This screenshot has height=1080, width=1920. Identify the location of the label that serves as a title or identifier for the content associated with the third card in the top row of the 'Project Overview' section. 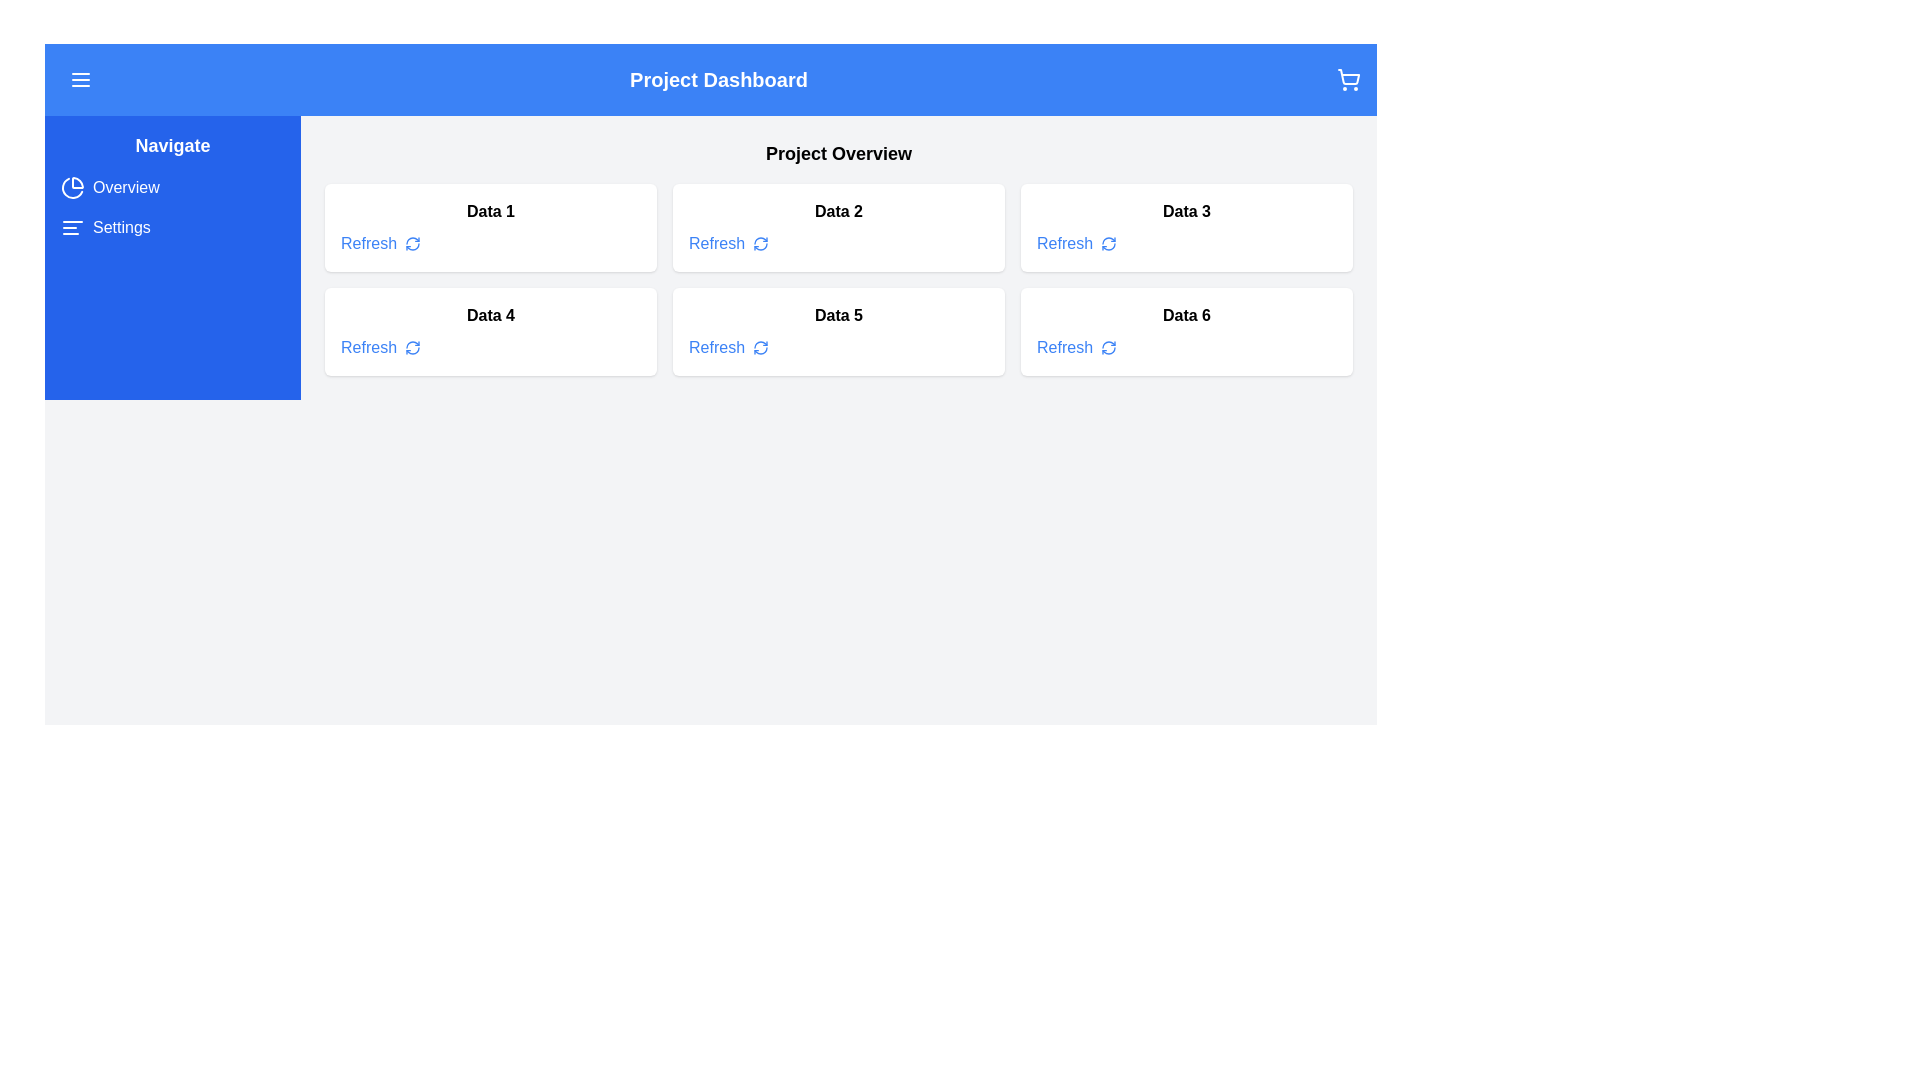
(1186, 212).